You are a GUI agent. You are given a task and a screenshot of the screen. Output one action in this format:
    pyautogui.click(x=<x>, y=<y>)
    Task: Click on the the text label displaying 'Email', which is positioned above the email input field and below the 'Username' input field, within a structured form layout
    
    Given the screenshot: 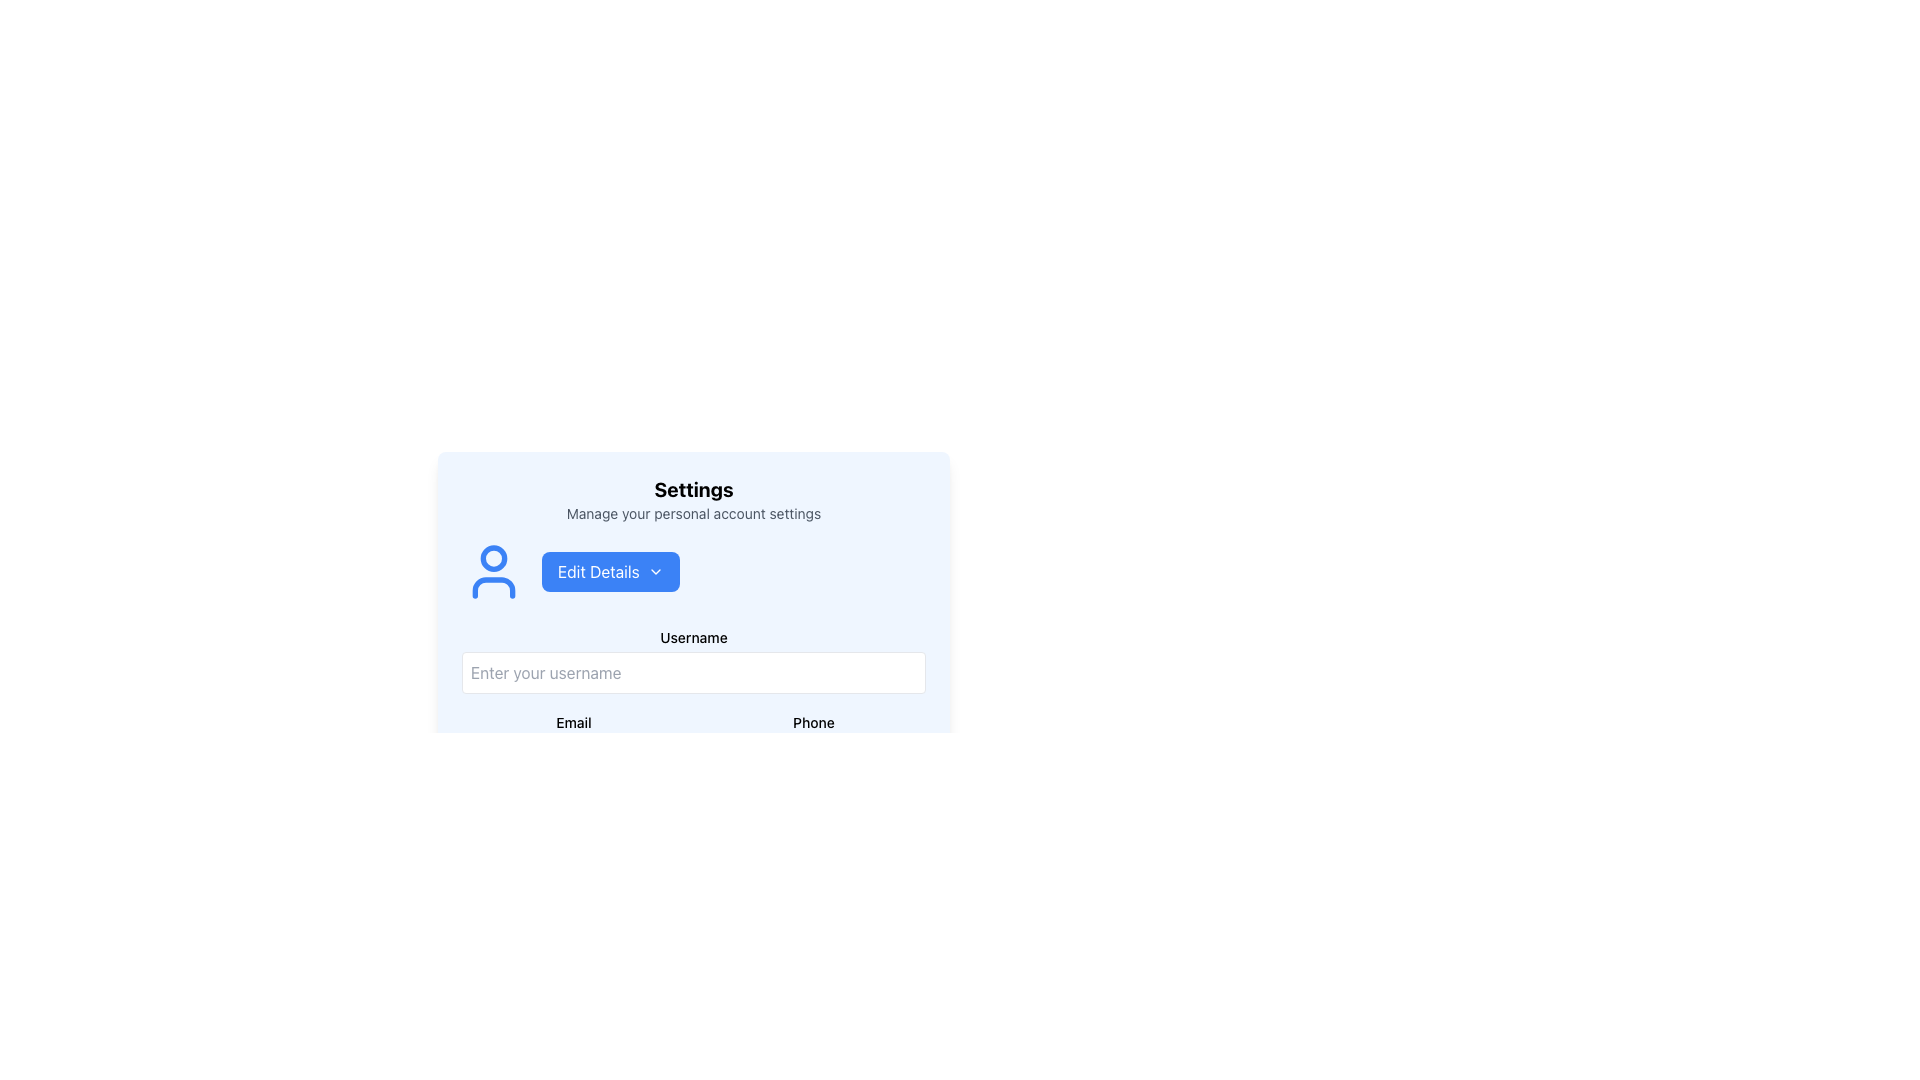 What is the action you would take?
    pyautogui.click(x=573, y=722)
    